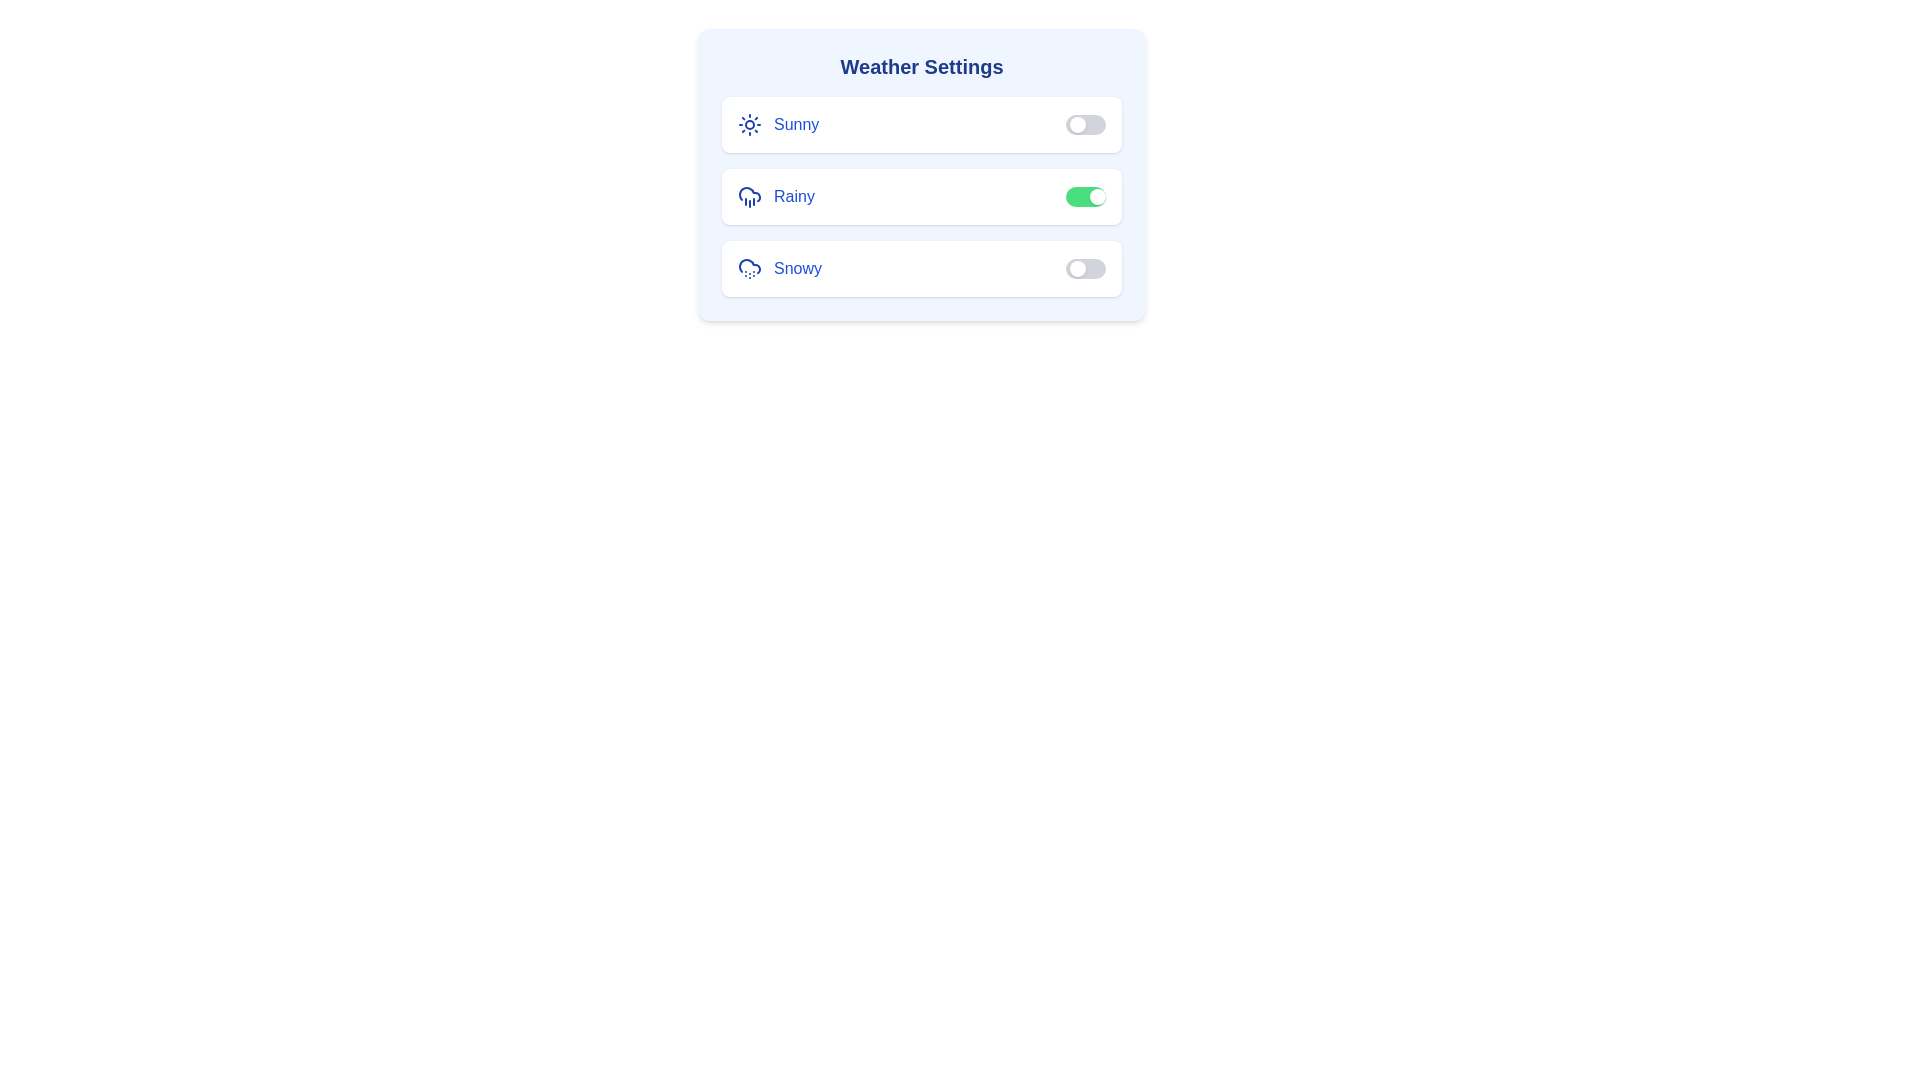 This screenshot has width=1920, height=1080. Describe the element at coordinates (1084, 268) in the screenshot. I see `the toggle switch for the 'Snowy' weather setting located in the 'Weather Settings' group, which is positioned to the far right of the 'Snowy' label and weather icon` at that location.